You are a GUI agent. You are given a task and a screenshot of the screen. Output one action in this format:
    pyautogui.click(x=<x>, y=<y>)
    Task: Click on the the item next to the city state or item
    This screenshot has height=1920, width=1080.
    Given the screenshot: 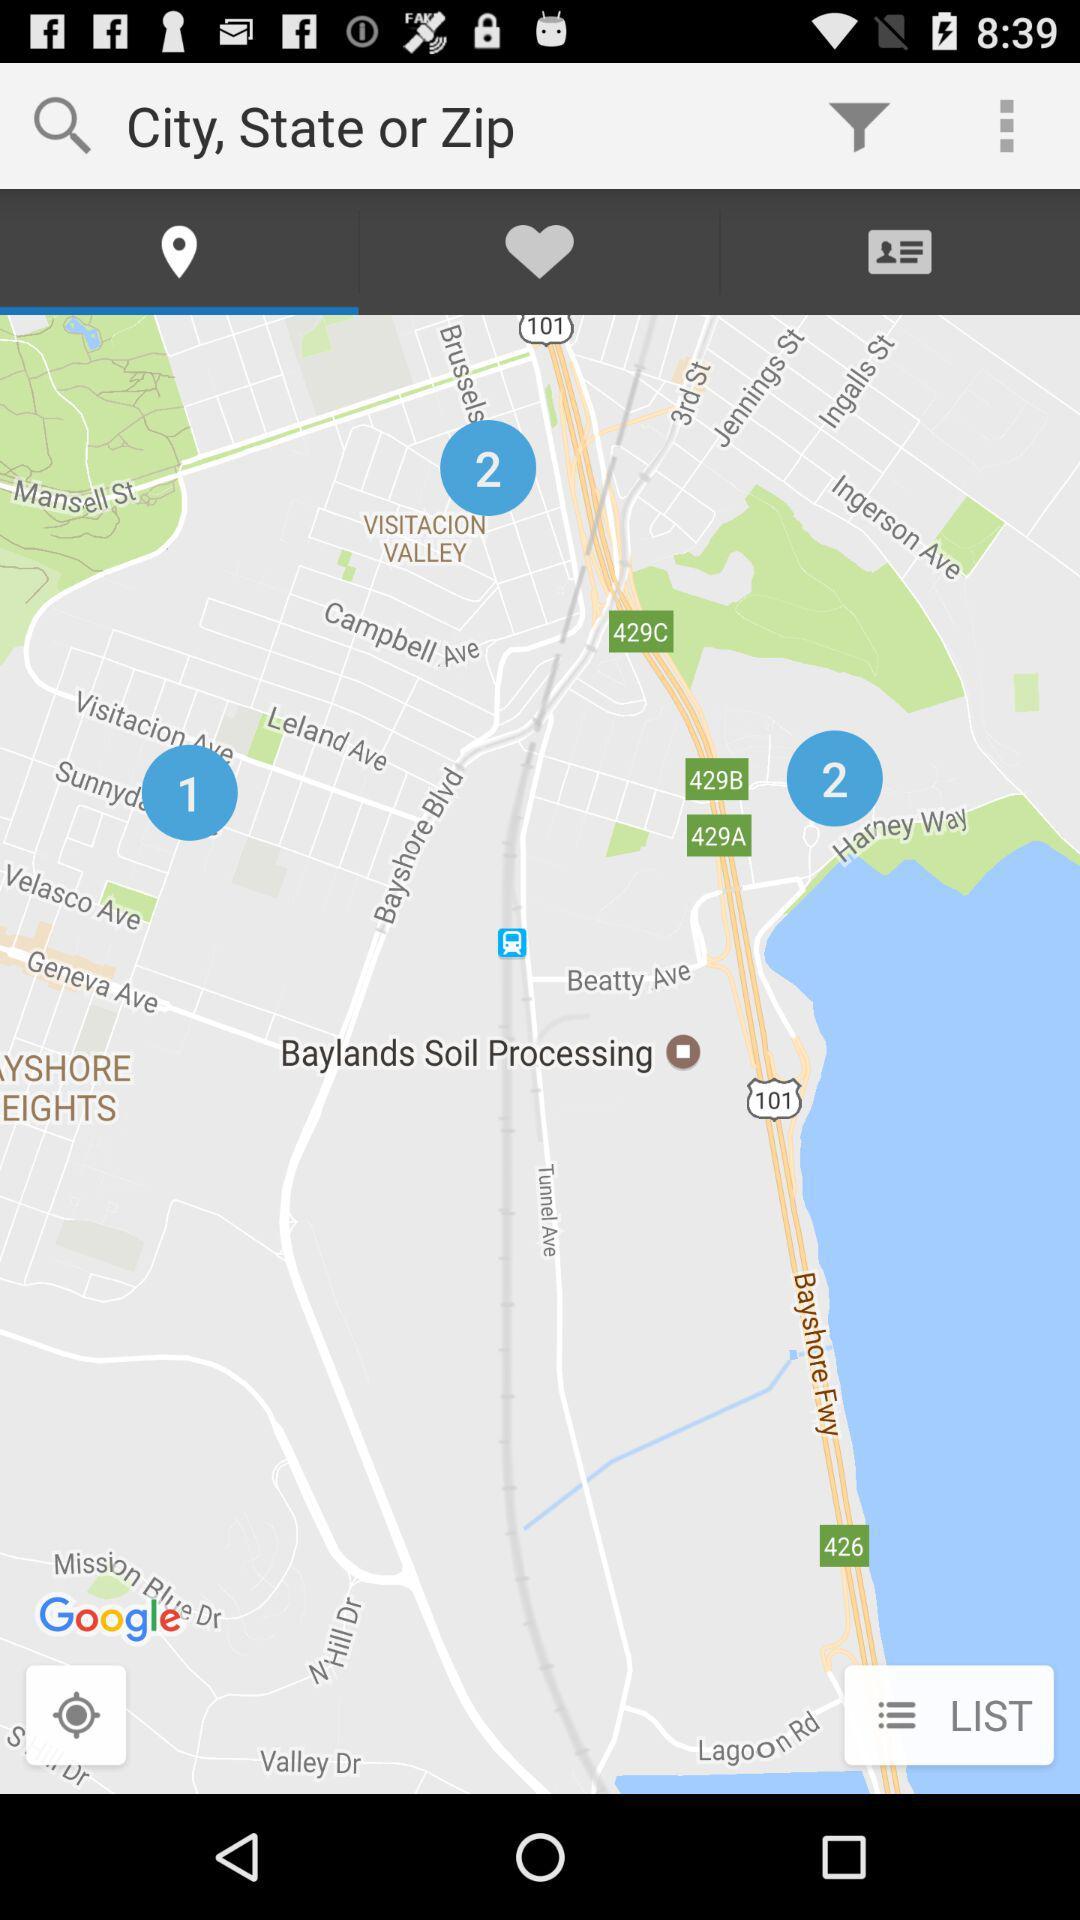 What is the action you would take?
    pyautogui.click(x=858, y=124)
    